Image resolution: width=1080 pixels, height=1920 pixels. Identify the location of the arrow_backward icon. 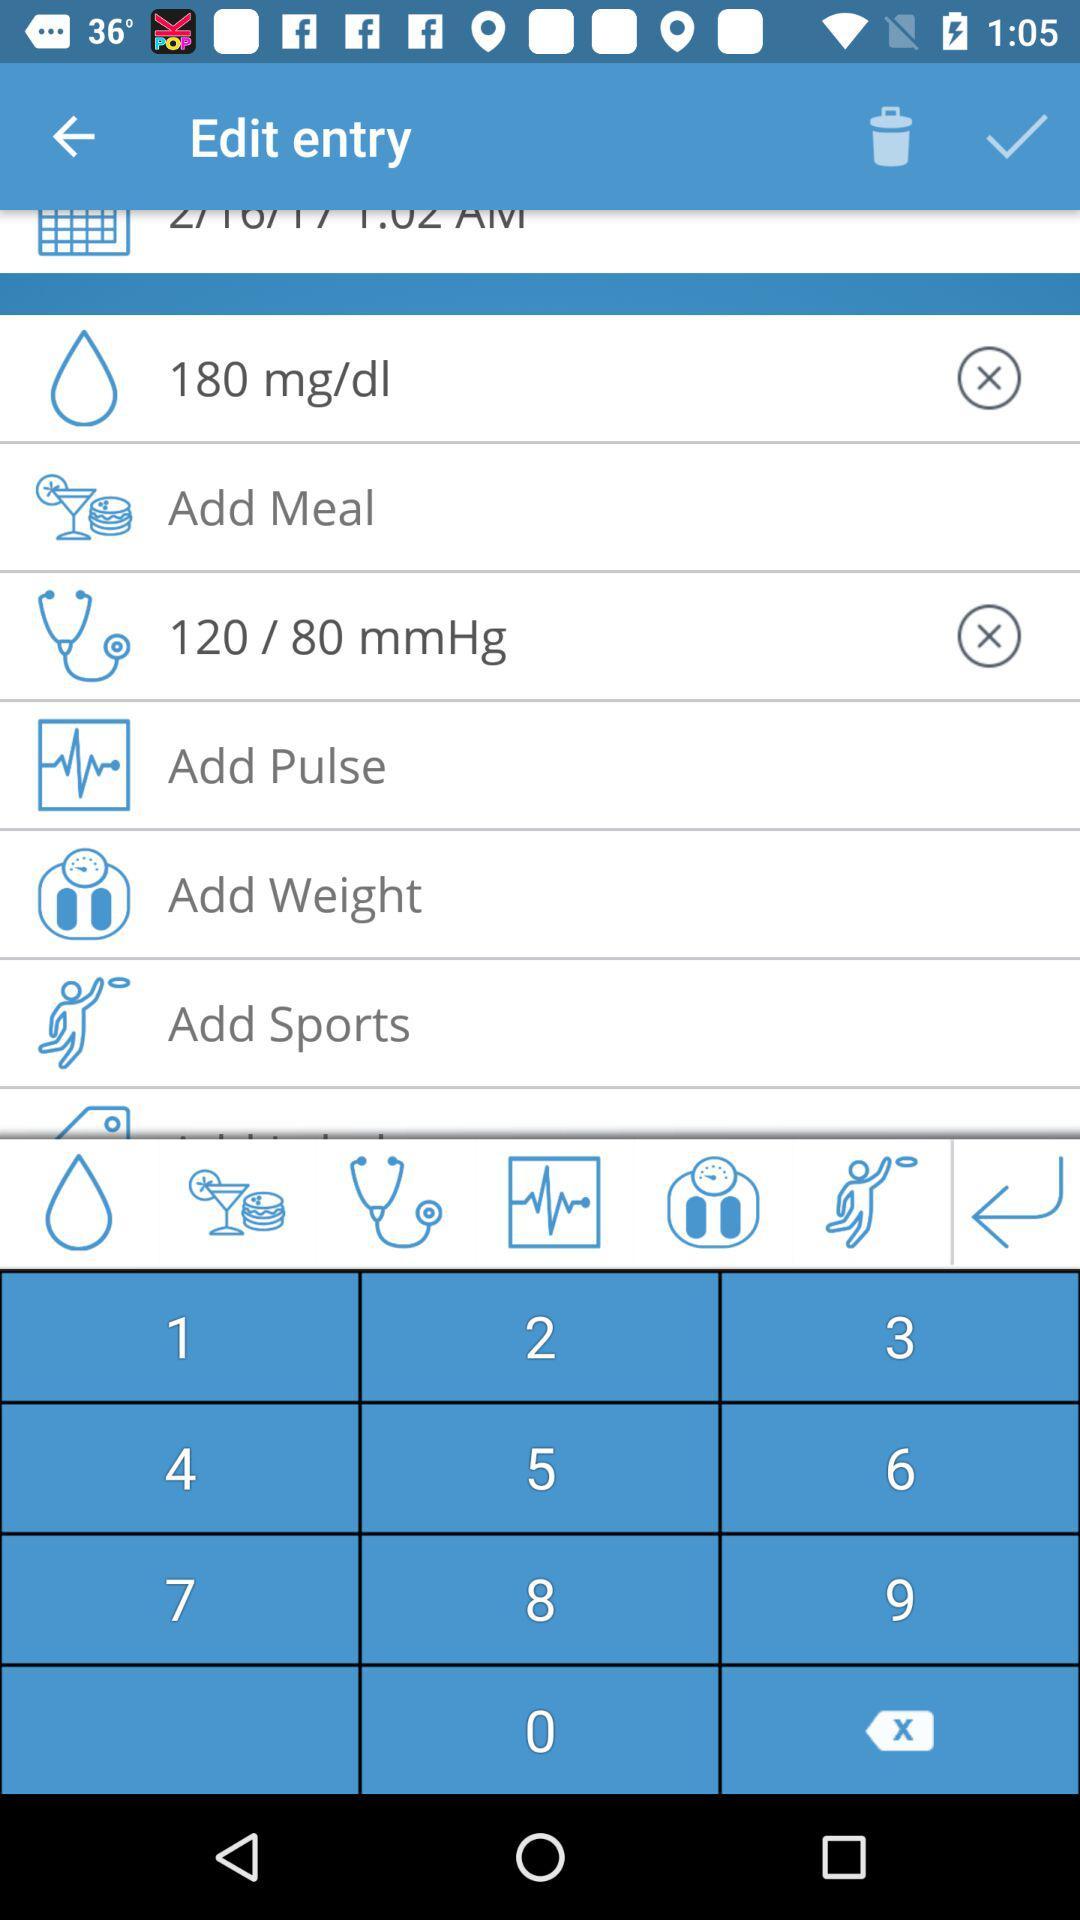
(1017, 1201).